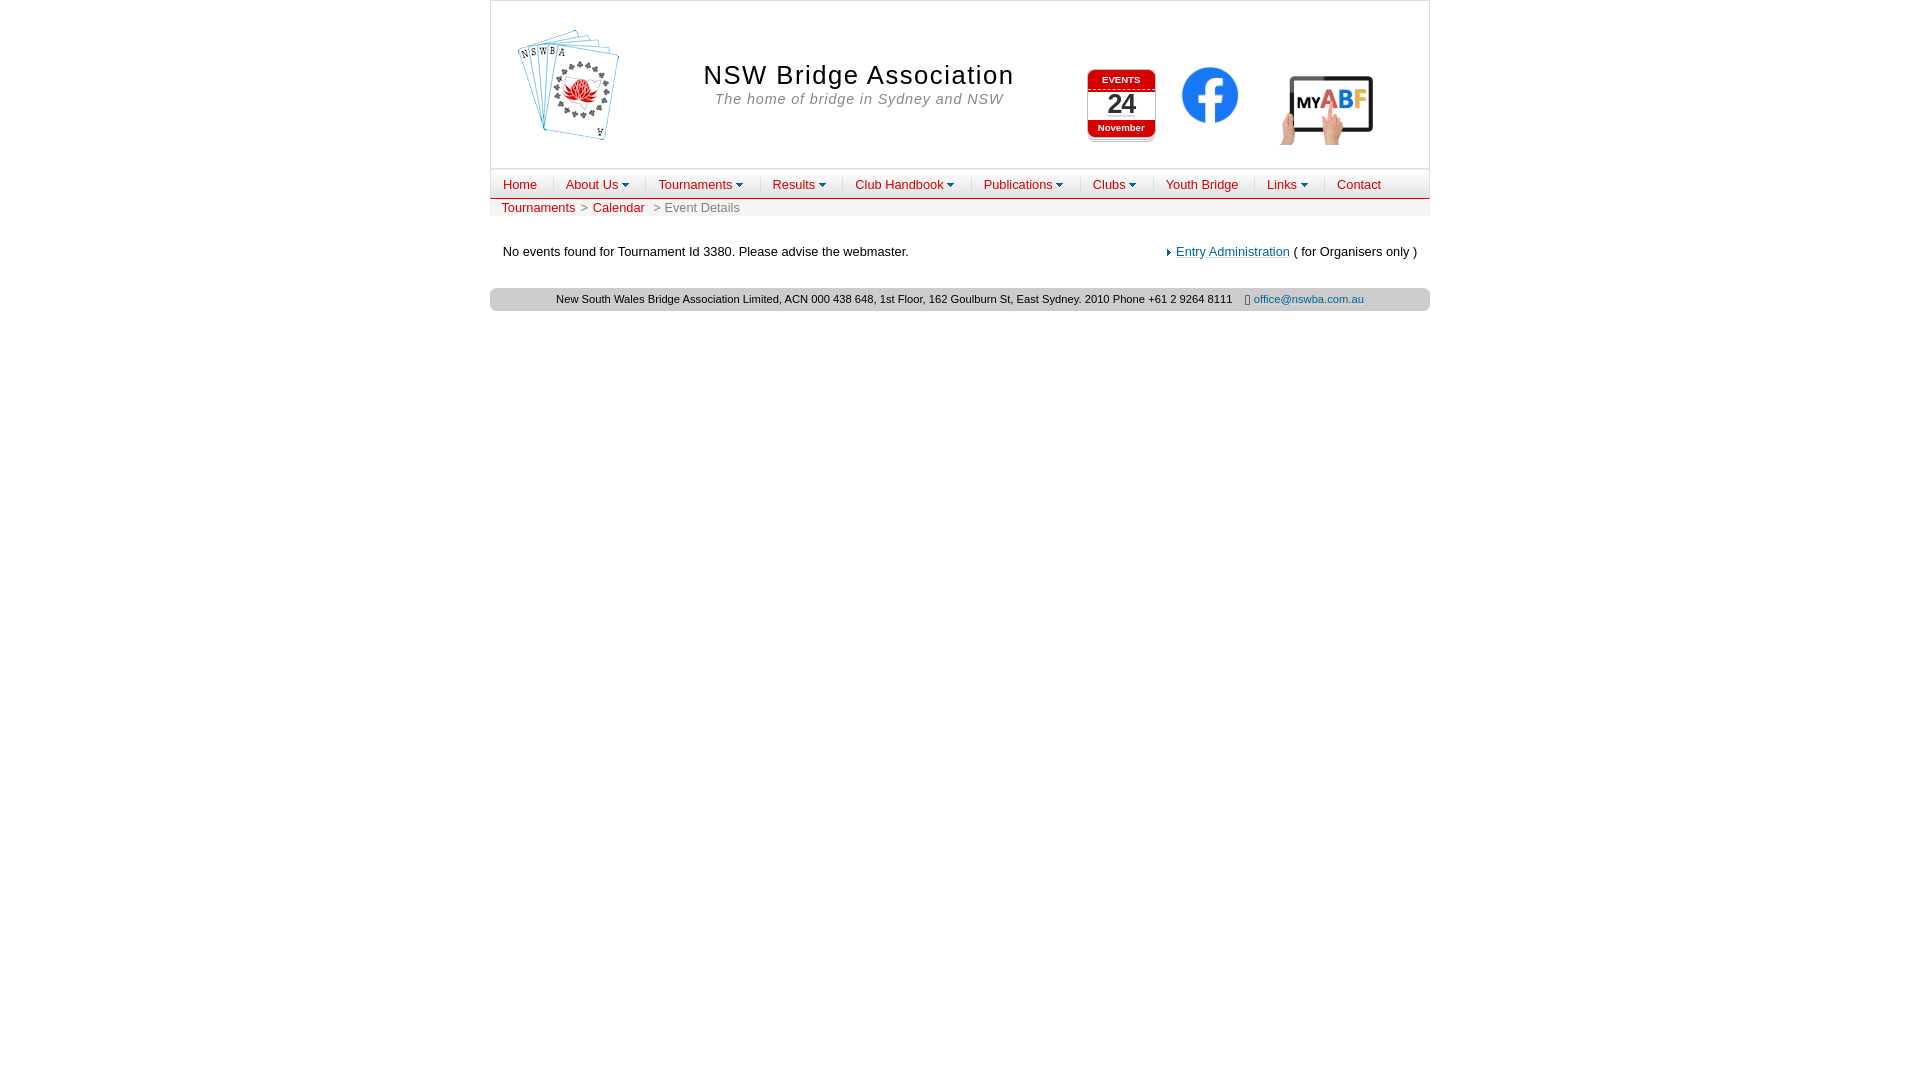 The image size is (1920, 1080). I want to click on 'Contact', so click(1358, 184).